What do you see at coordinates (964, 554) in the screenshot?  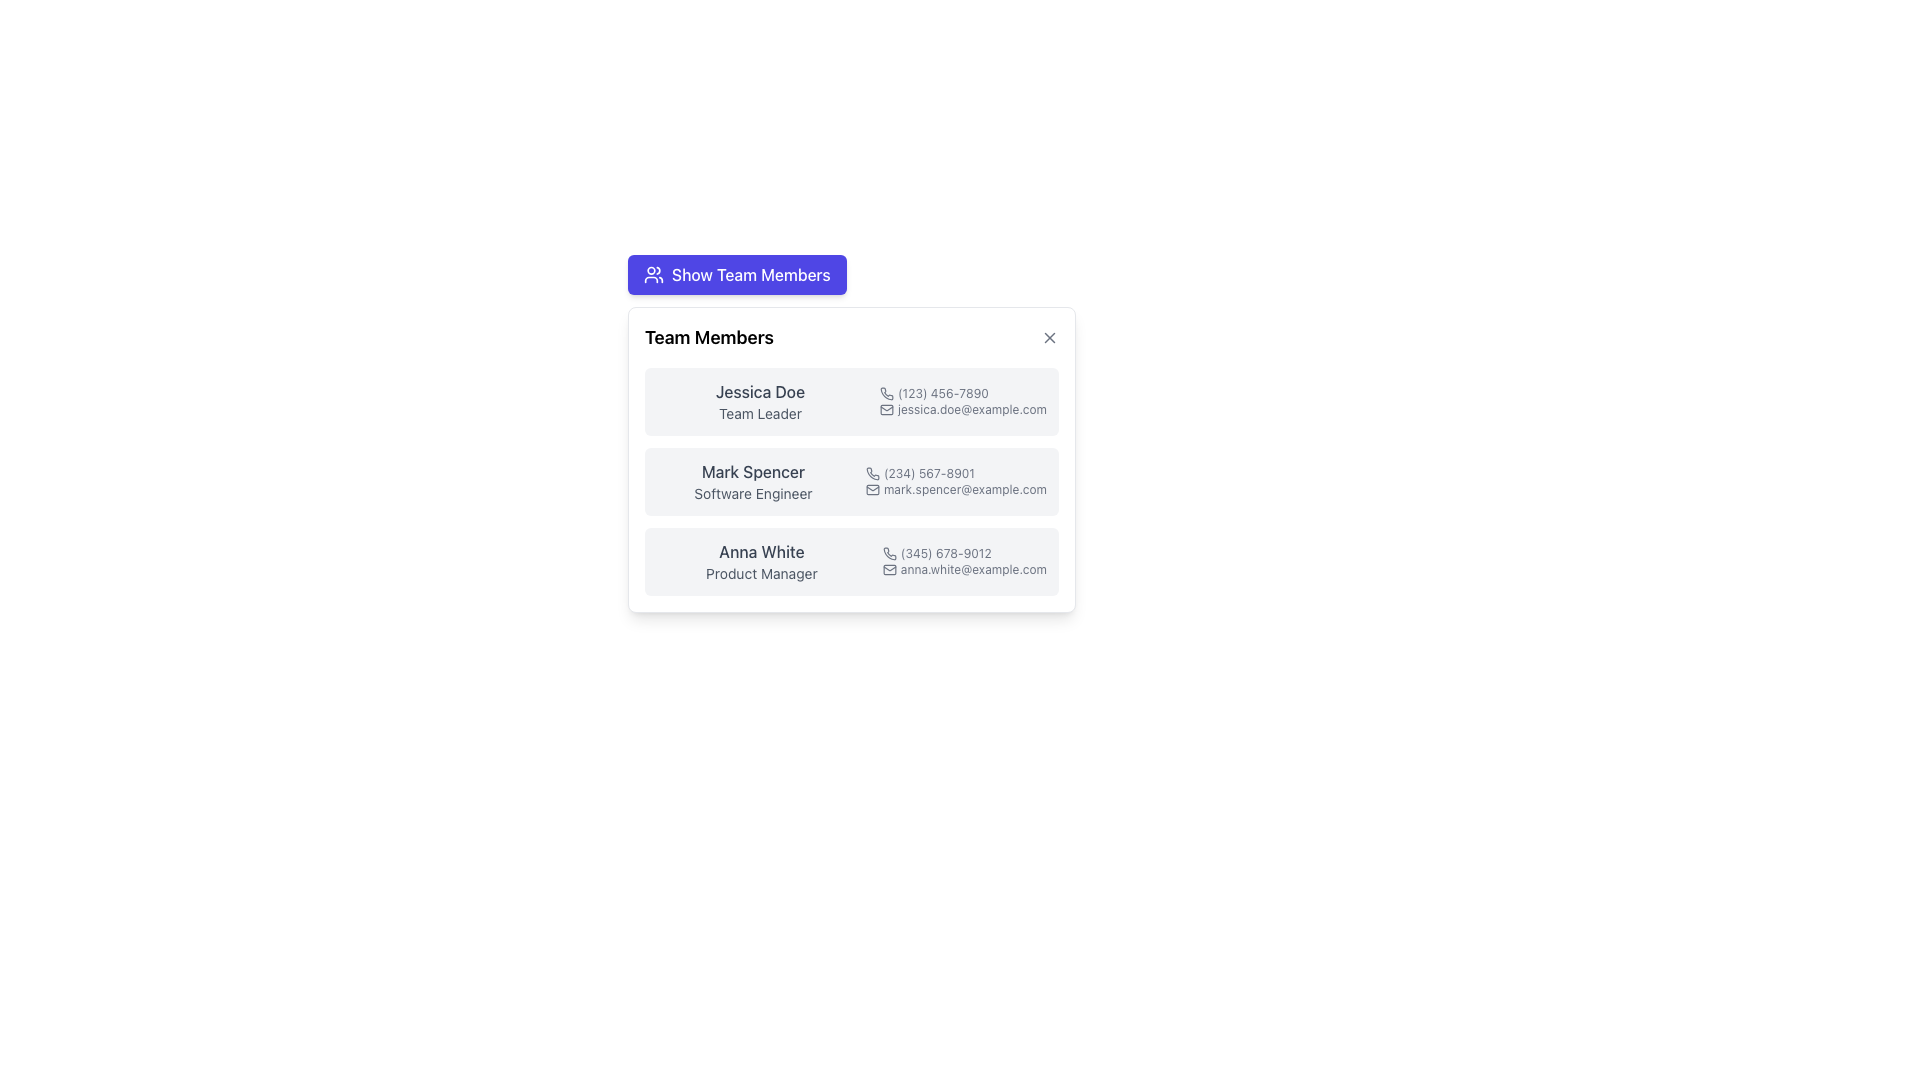 I see `the phone number text '(345) 678-9012' displayed in a small, grey font, which is the second item in the contact details for 'Anna White'` at bounding box center [964, 554].